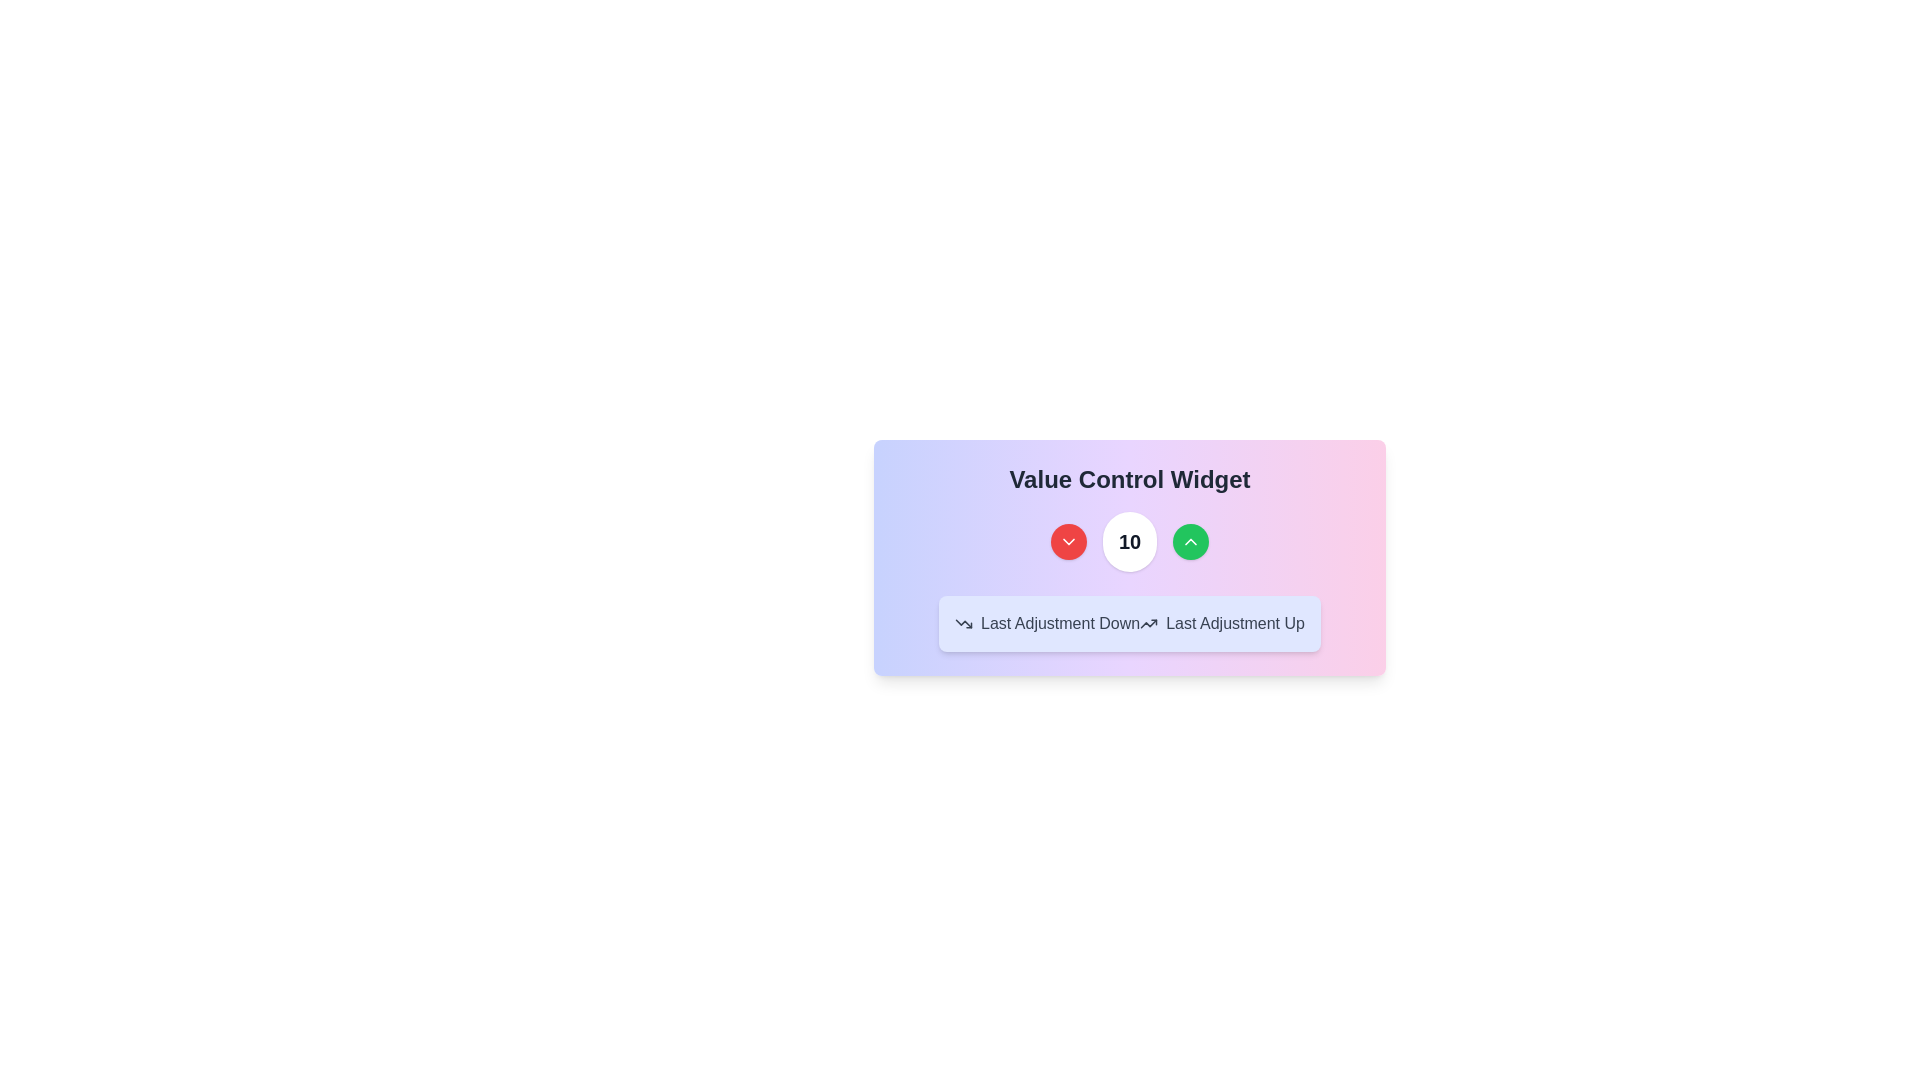  Describe the element at coordinates (1129, 582) in the screenshot. I see `the informational panel that displays contextual information about the last adjustments made, indicating their direction ('Down' or 'Up'), located beneath the number indicator '10' in the 'Value Control Widget'` at that location.